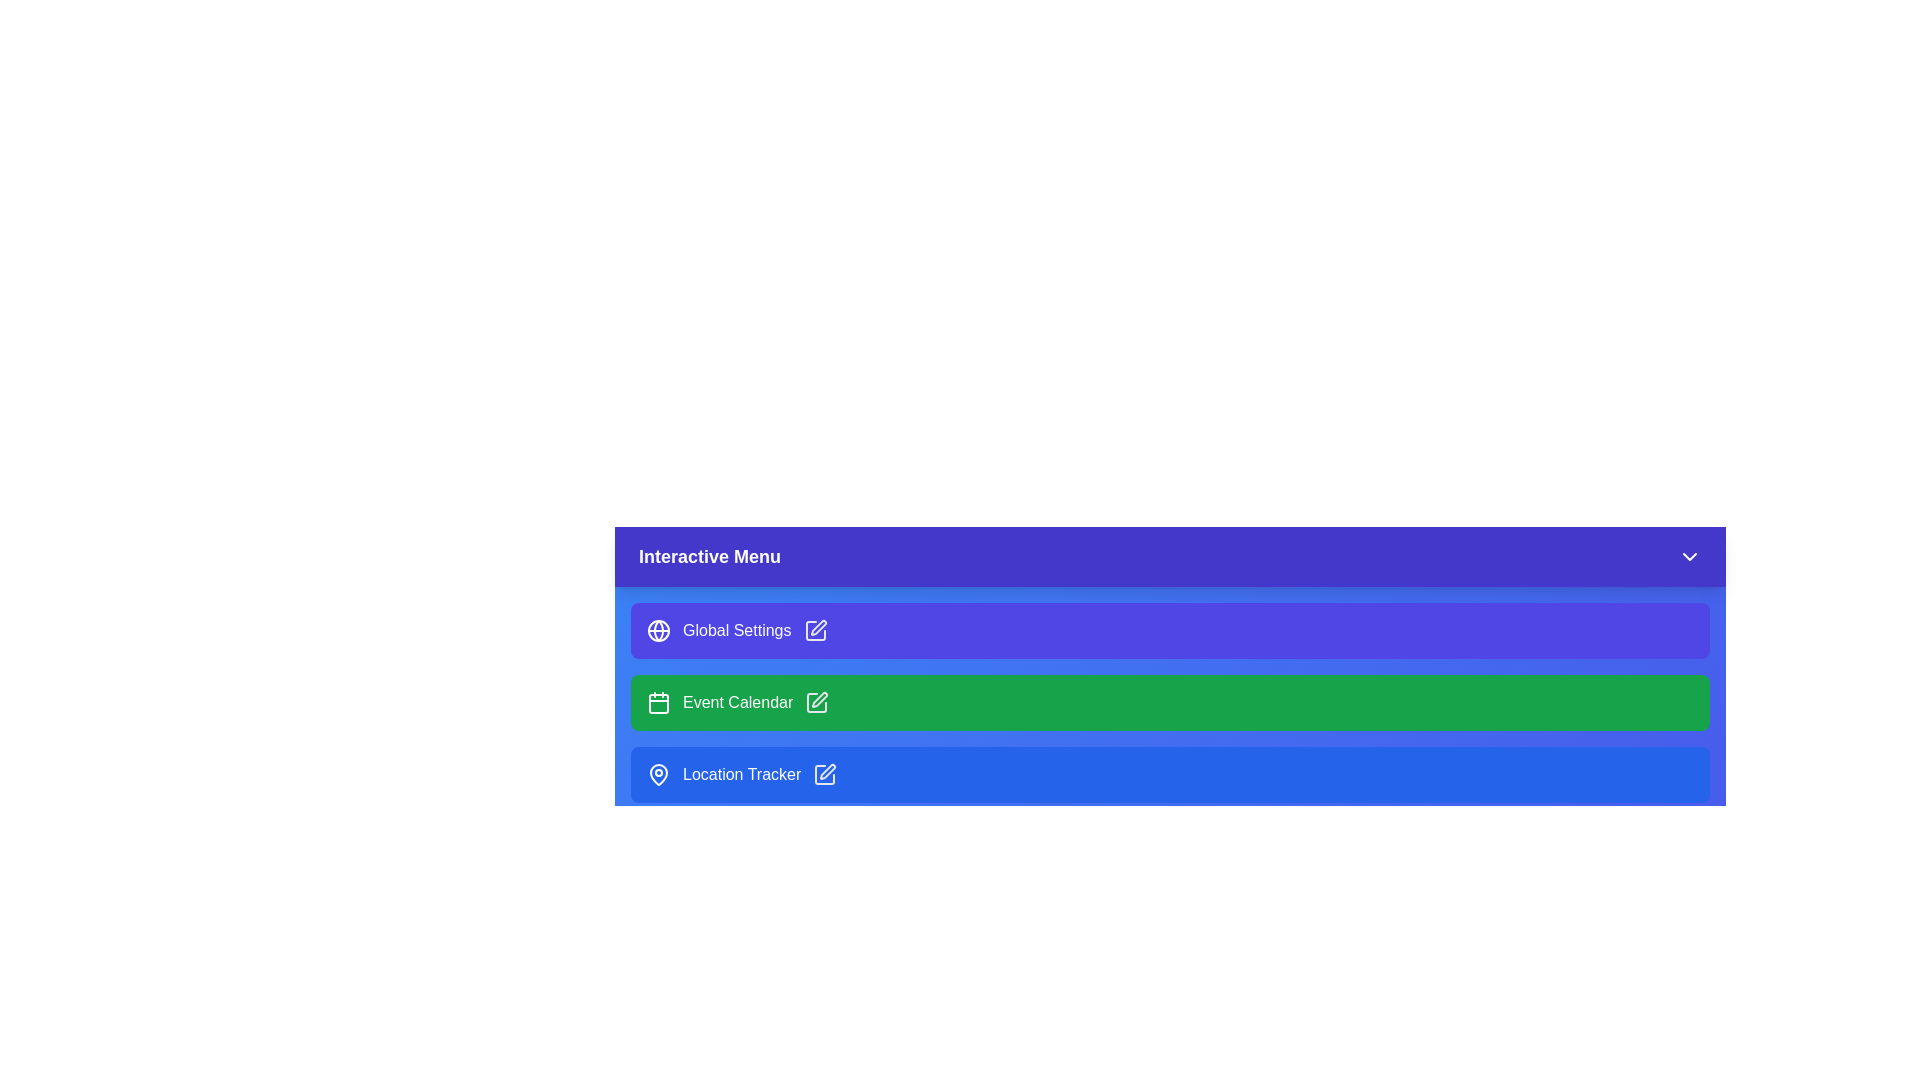 This screenshot has width=1920, height=1080. I want to click on the menu item Global Settings from the interactive menu, so click(1170, 631).